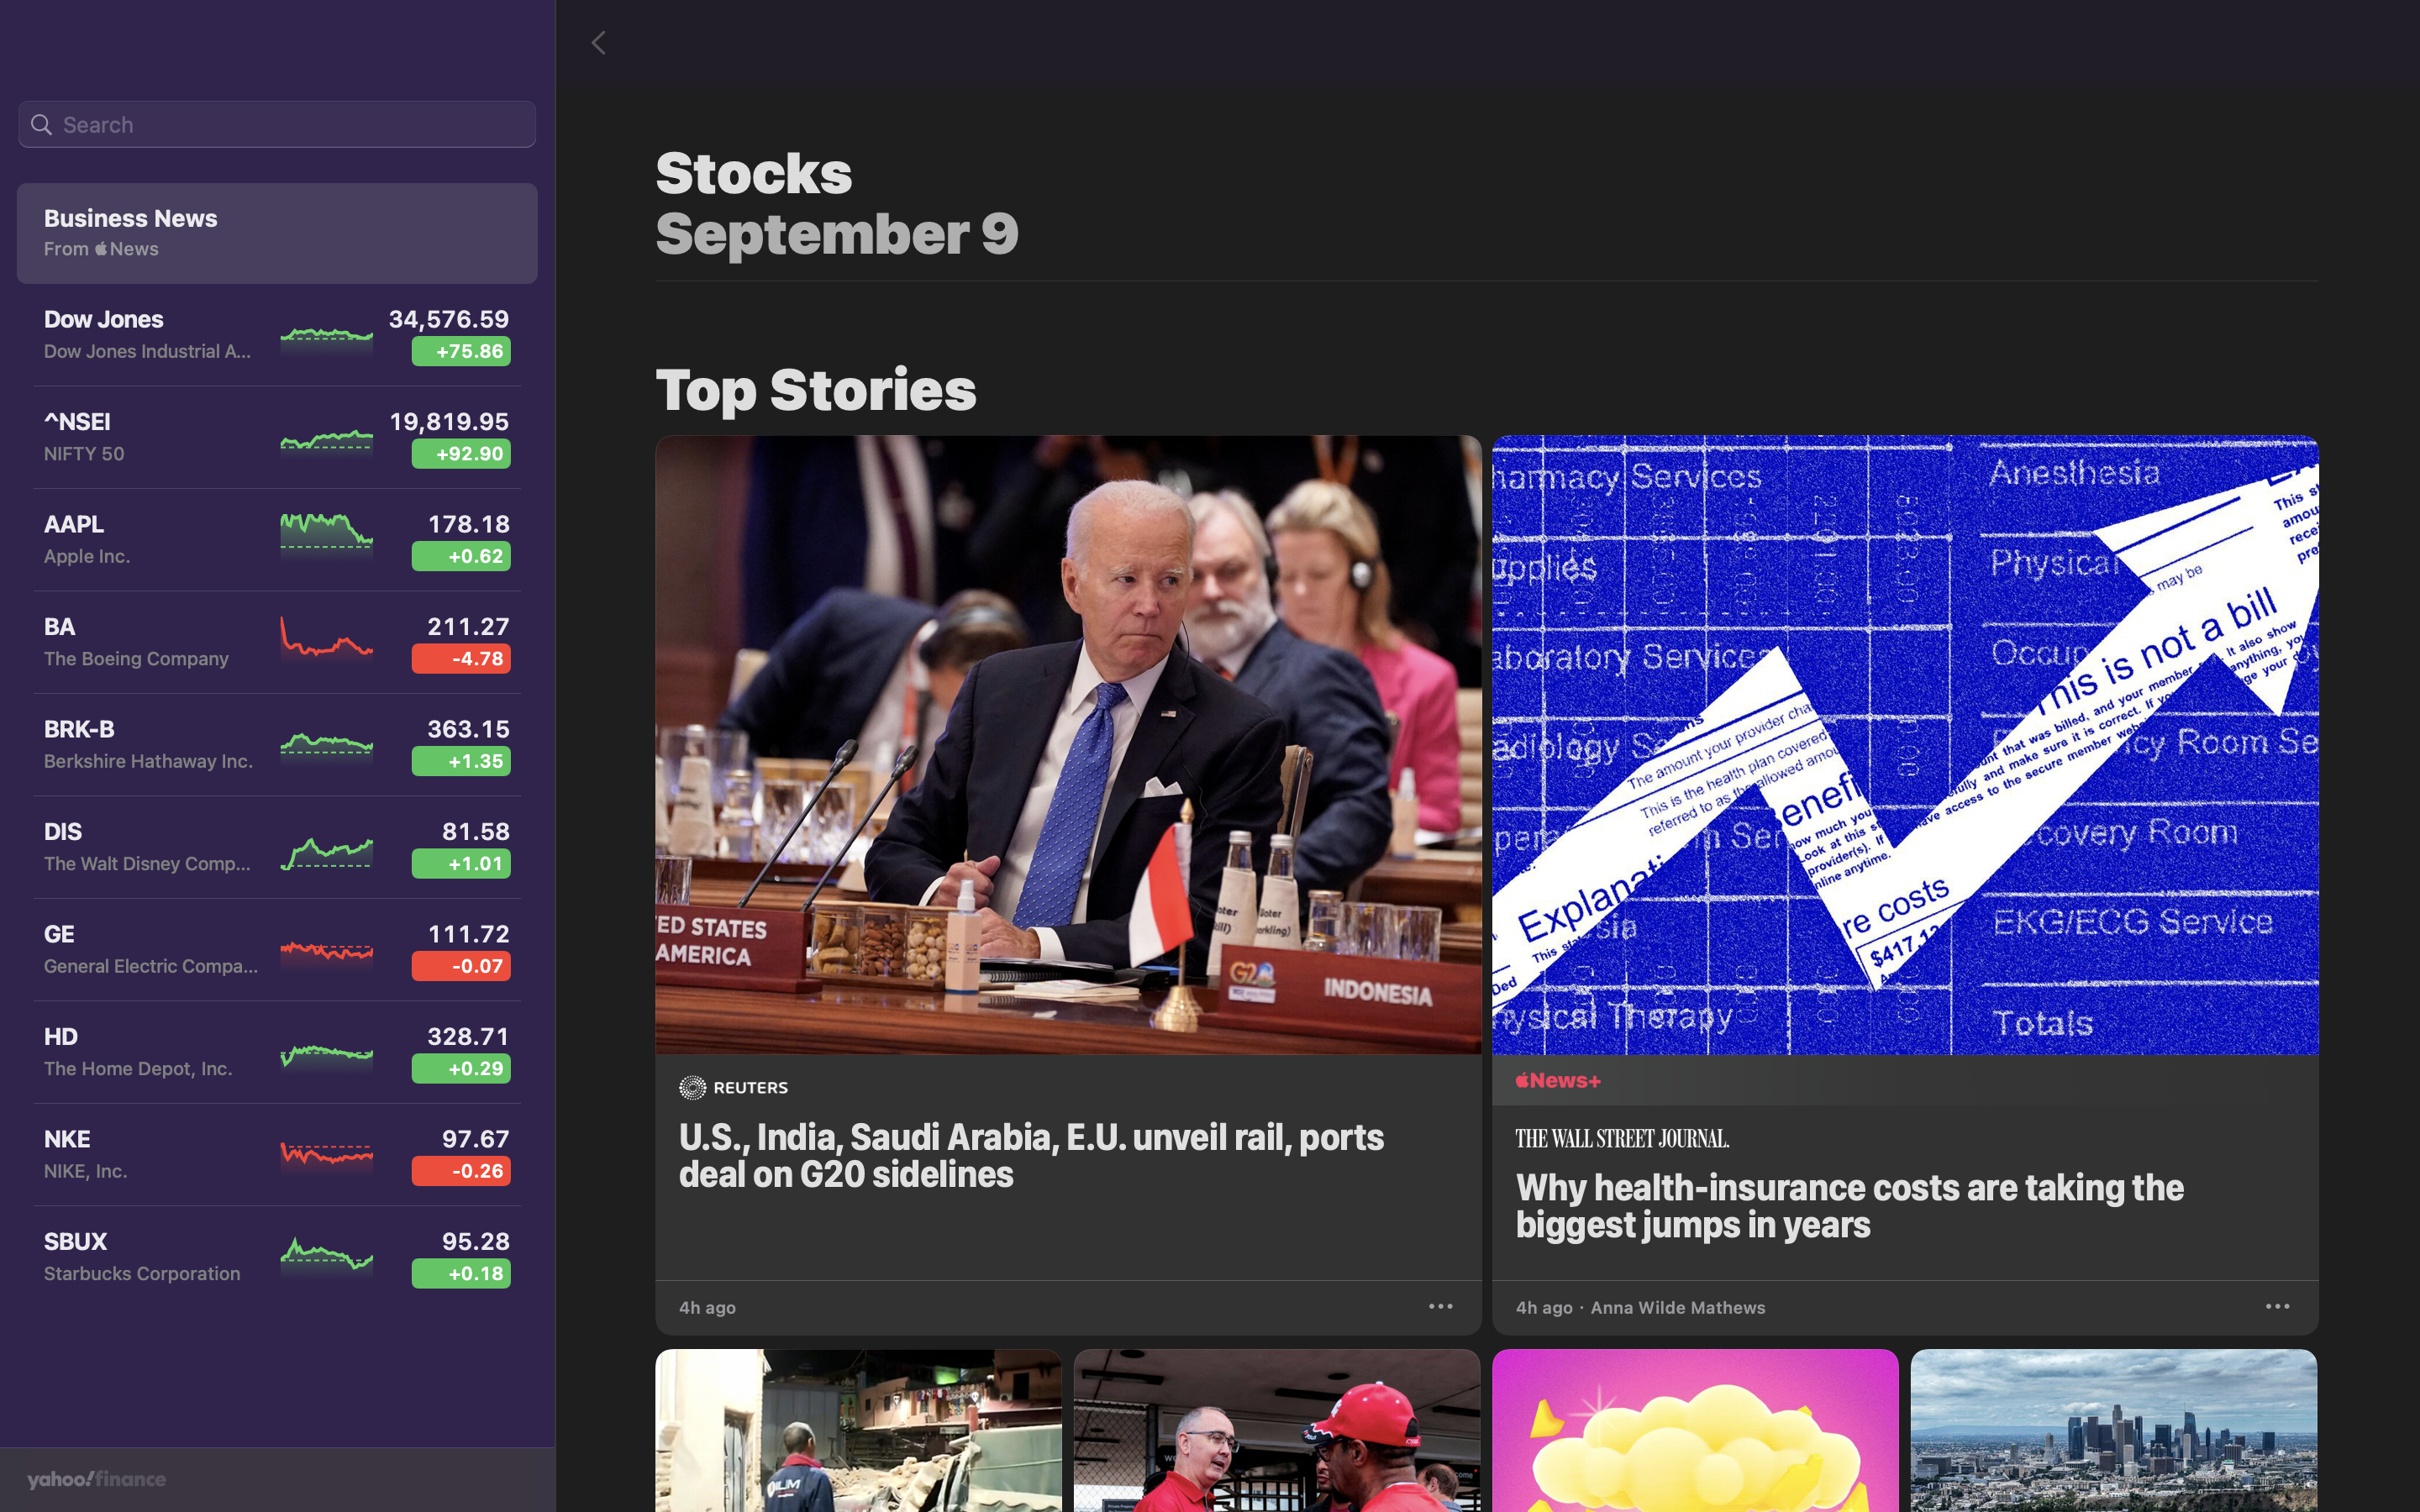 Image resolution: width=2420 pixels, height=1512 pixels. What do you see at coordinates (276, 125) in the screenshot?
I see `Look up the stock for "Starbucks Corporation" using the search bar` at bounding box center [276, 125].